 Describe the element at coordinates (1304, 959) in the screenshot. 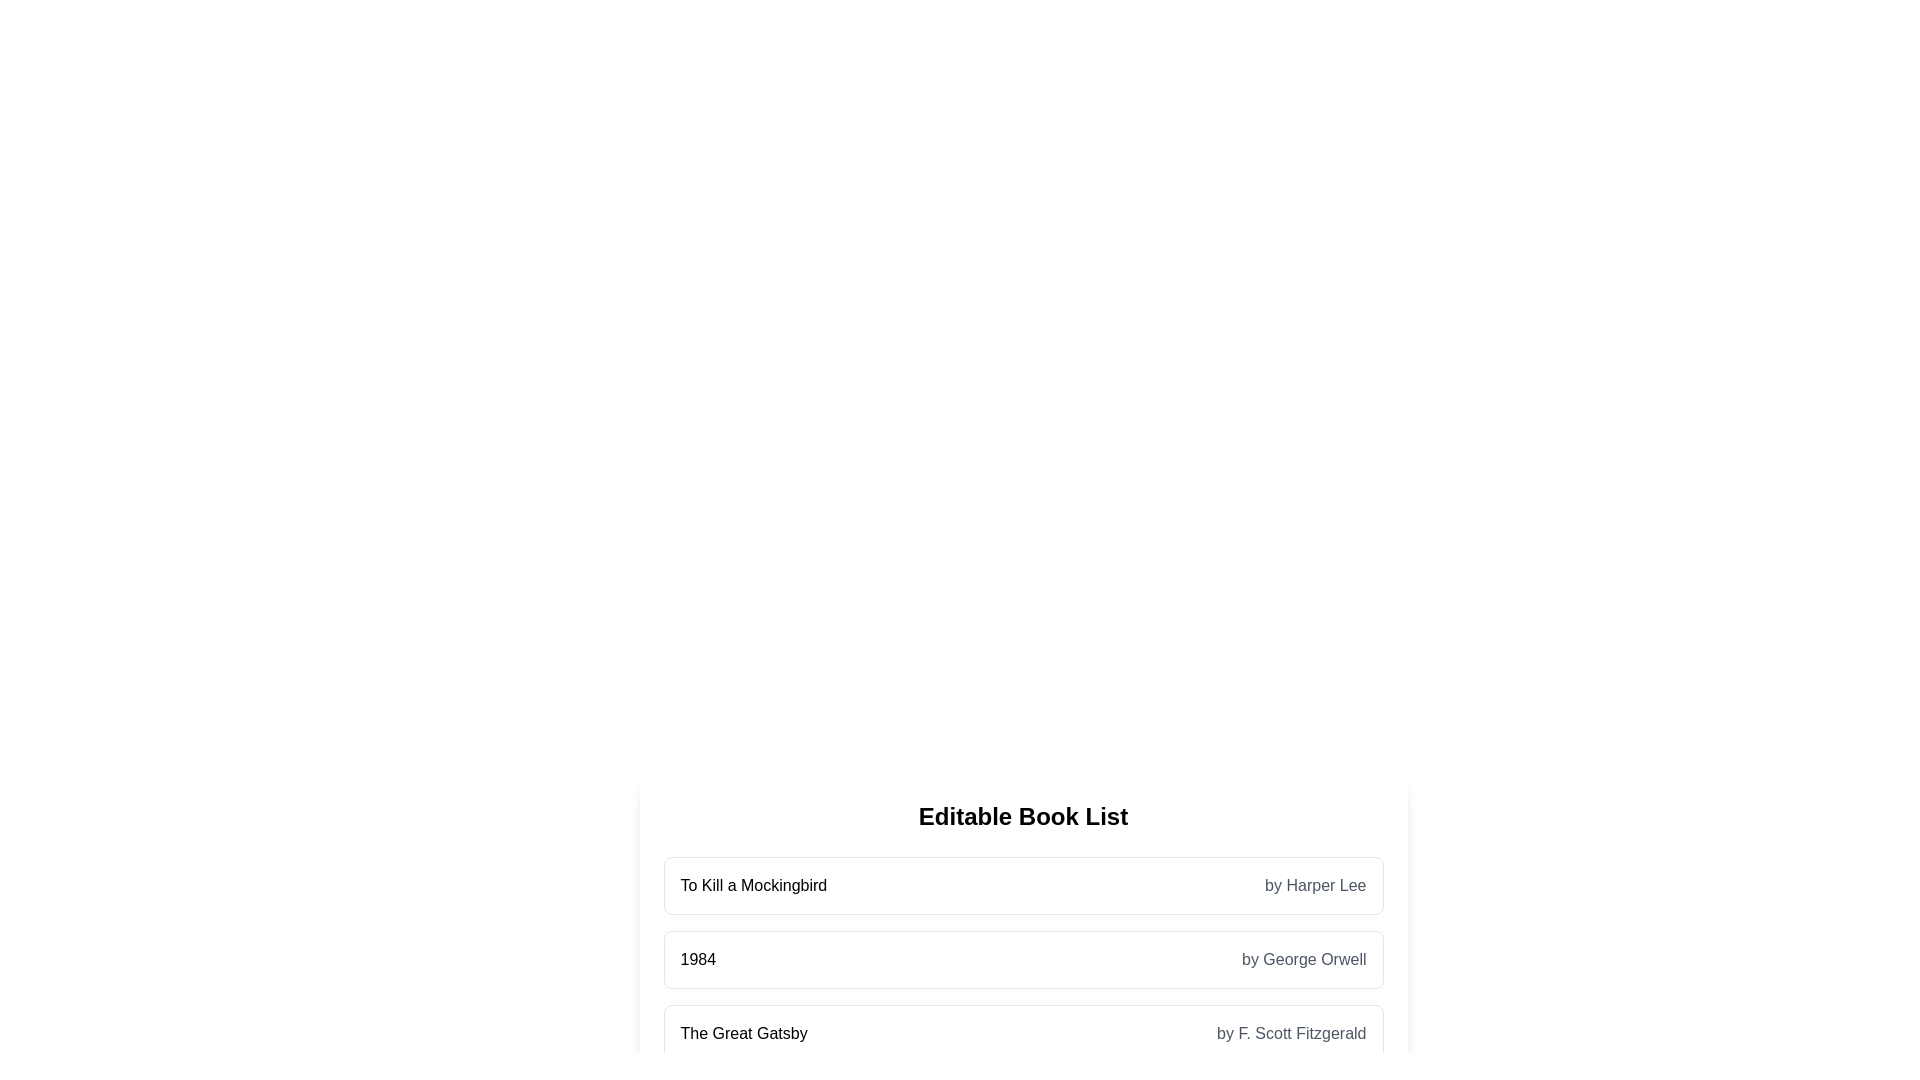

I see `the text label that provides authorship information for the book title '1984', which states 'by George Orwell'` at that location.